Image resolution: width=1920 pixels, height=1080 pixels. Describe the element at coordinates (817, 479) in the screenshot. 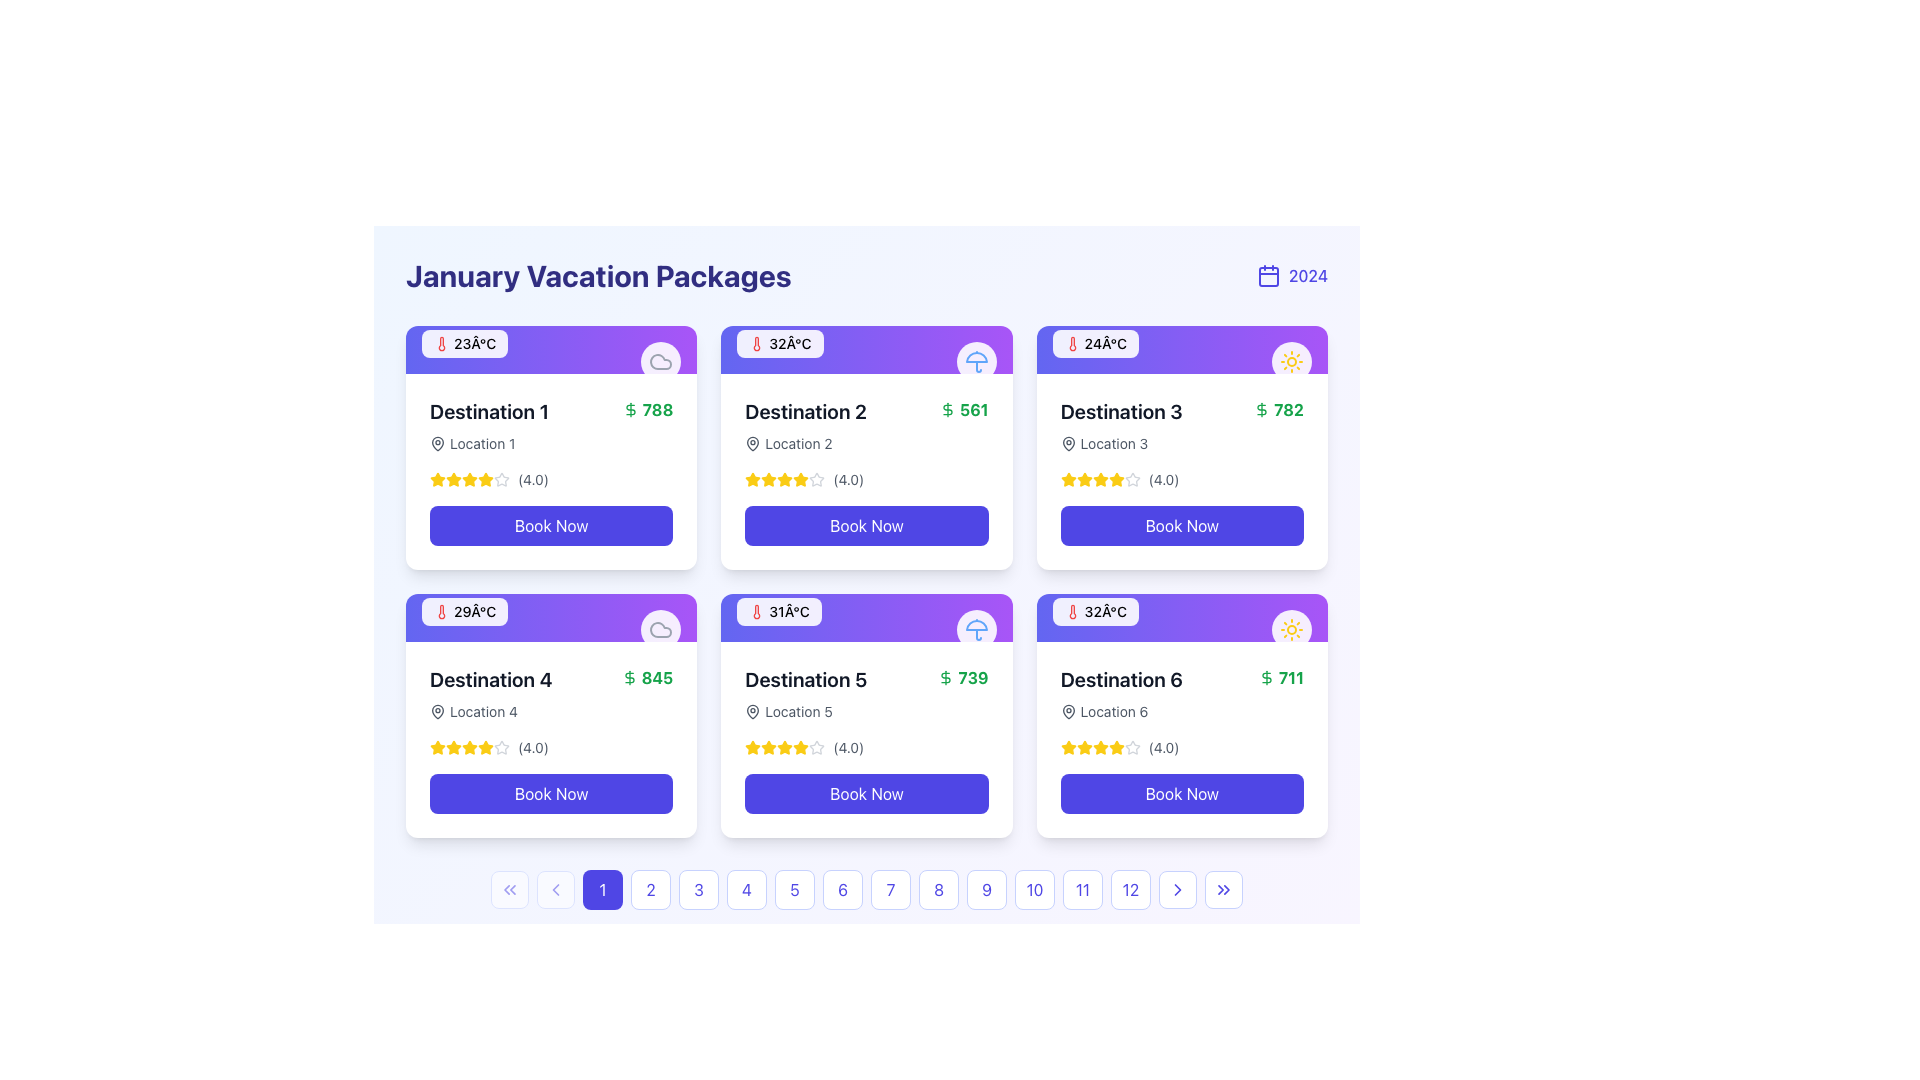

I see `the fourth star icon in the rating scale for the second vacation package card in the first row` at that location.